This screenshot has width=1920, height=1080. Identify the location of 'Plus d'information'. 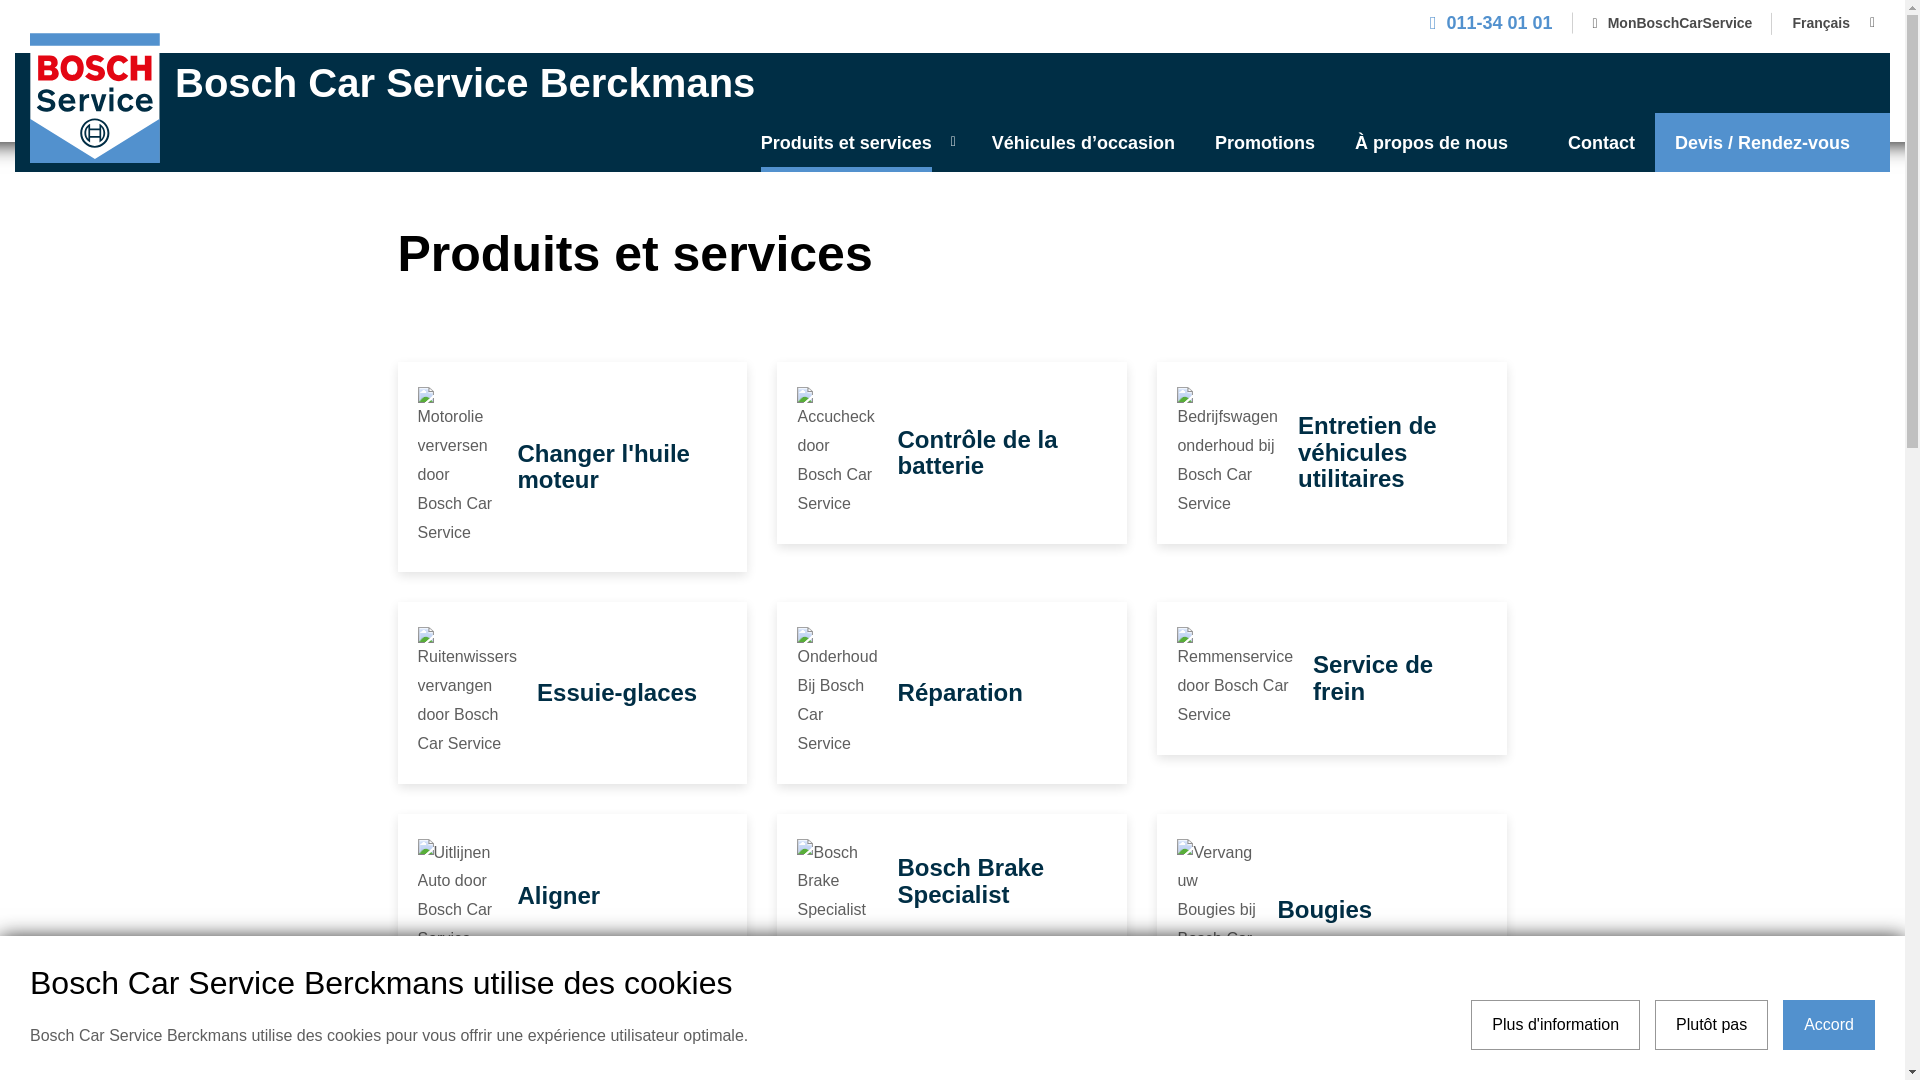
(1554, 1025).